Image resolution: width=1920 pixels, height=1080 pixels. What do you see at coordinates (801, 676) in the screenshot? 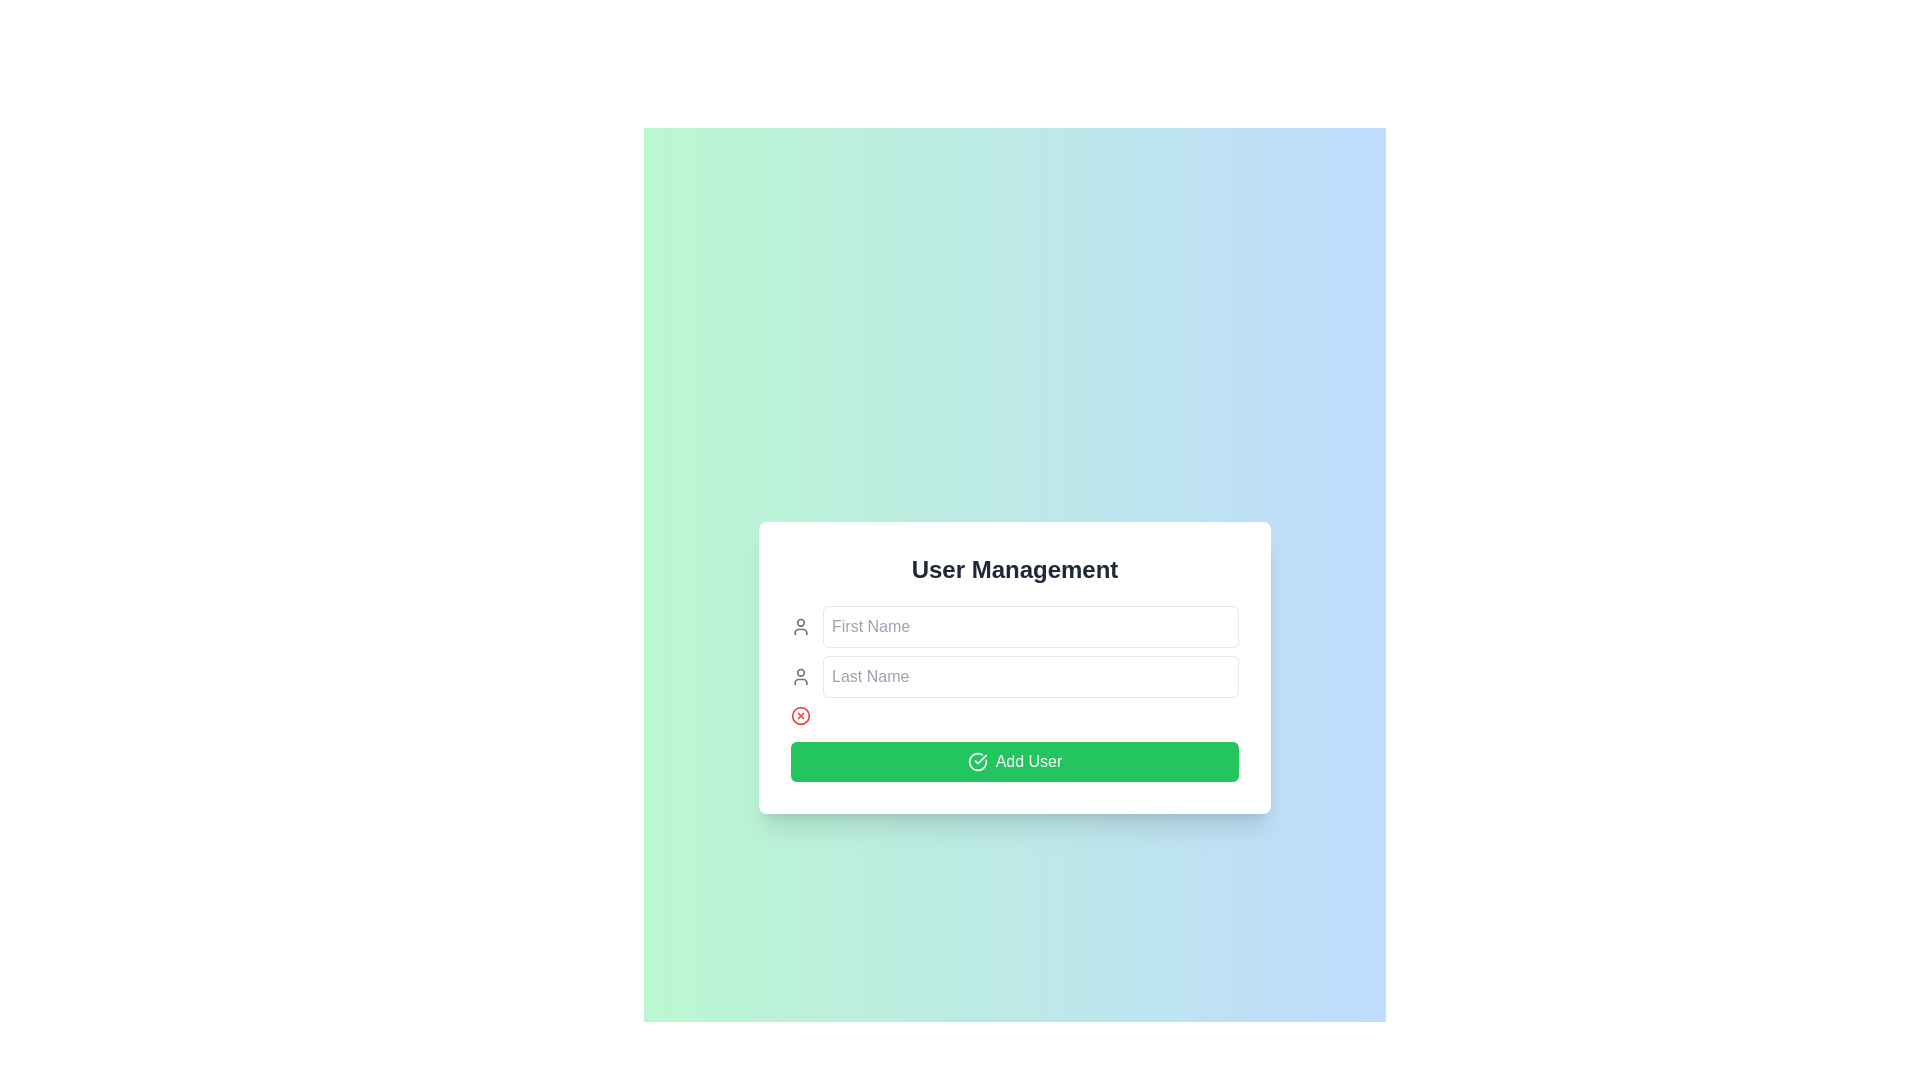
I see `the icon that indicates the purpose of the adjacent input field labeled 'First Name', located at the upper left of the input field` at bounding box center [801, 676].